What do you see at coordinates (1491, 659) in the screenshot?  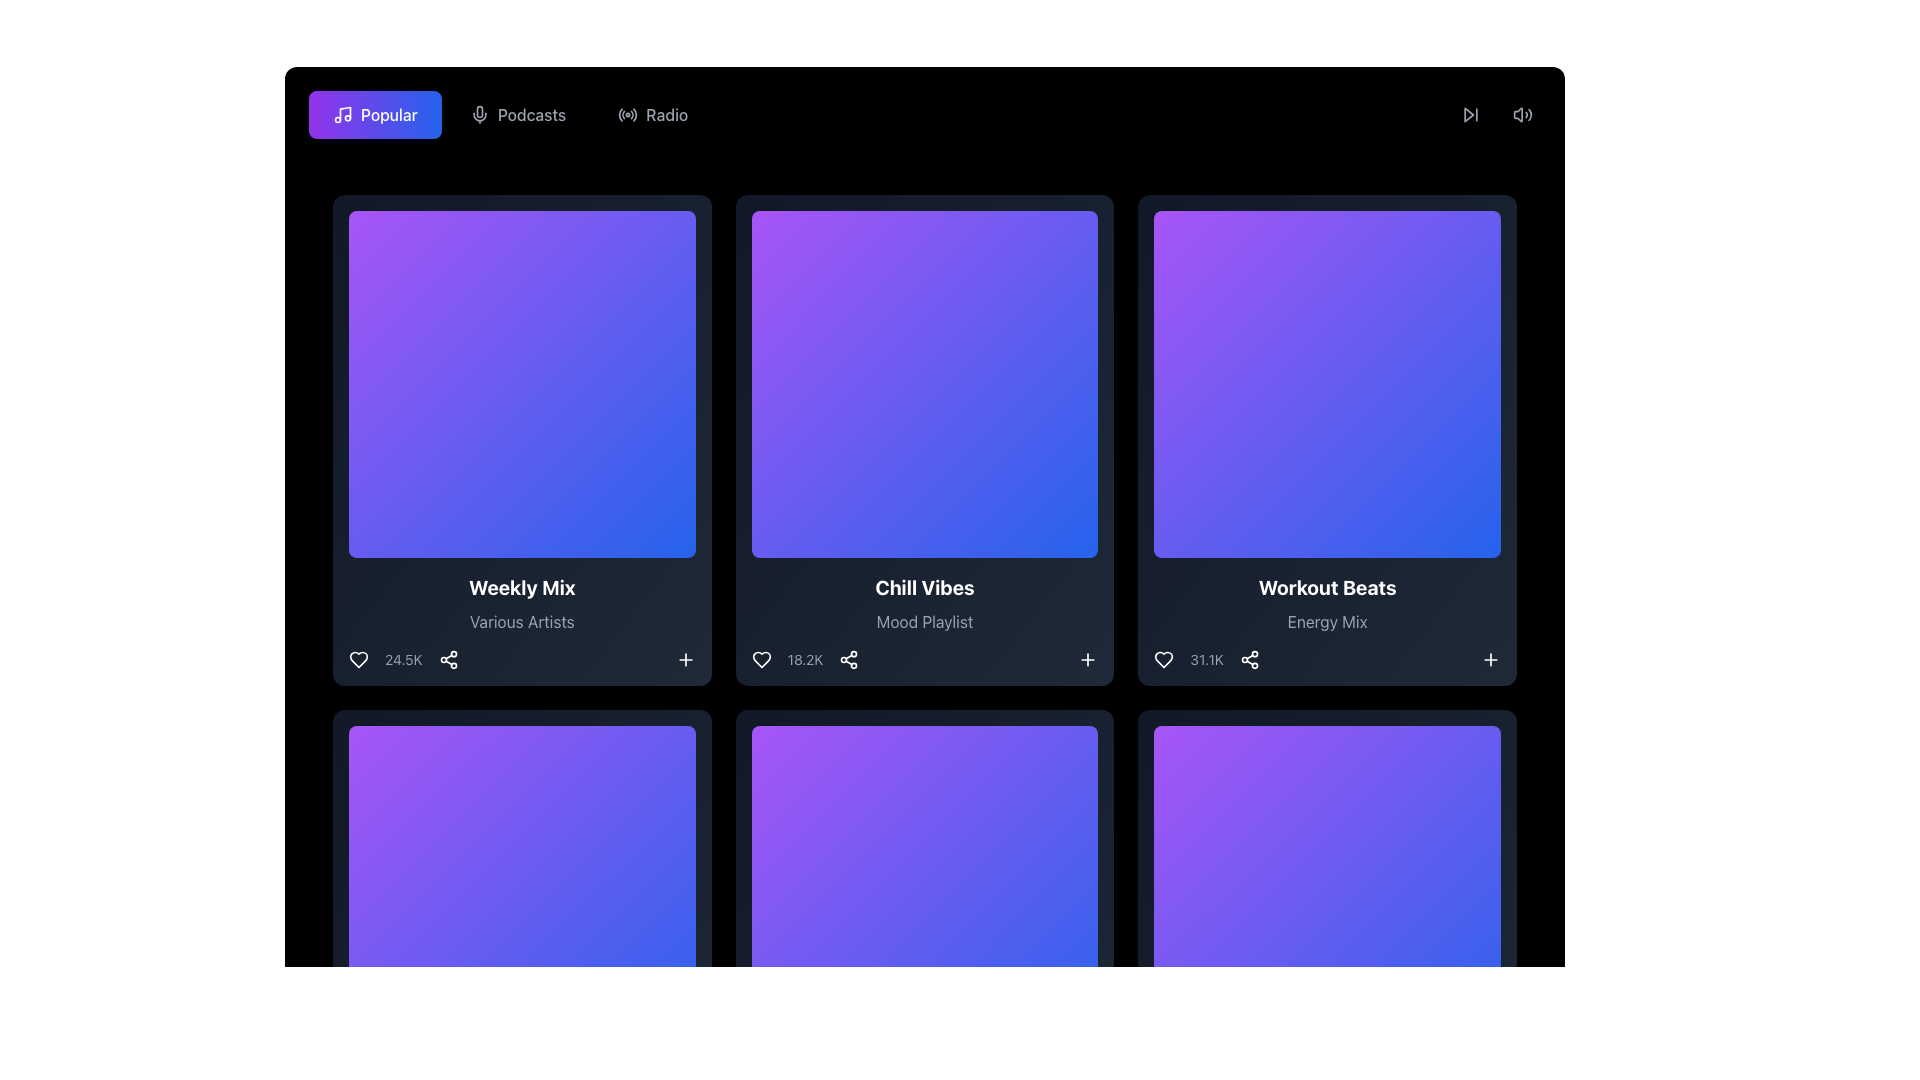 I see `the Icon Button located in the bottom-right corner of the 'Workout Beats' card, adjacent to the text displaying '31.1K'` at bounding box center [1491, 659].